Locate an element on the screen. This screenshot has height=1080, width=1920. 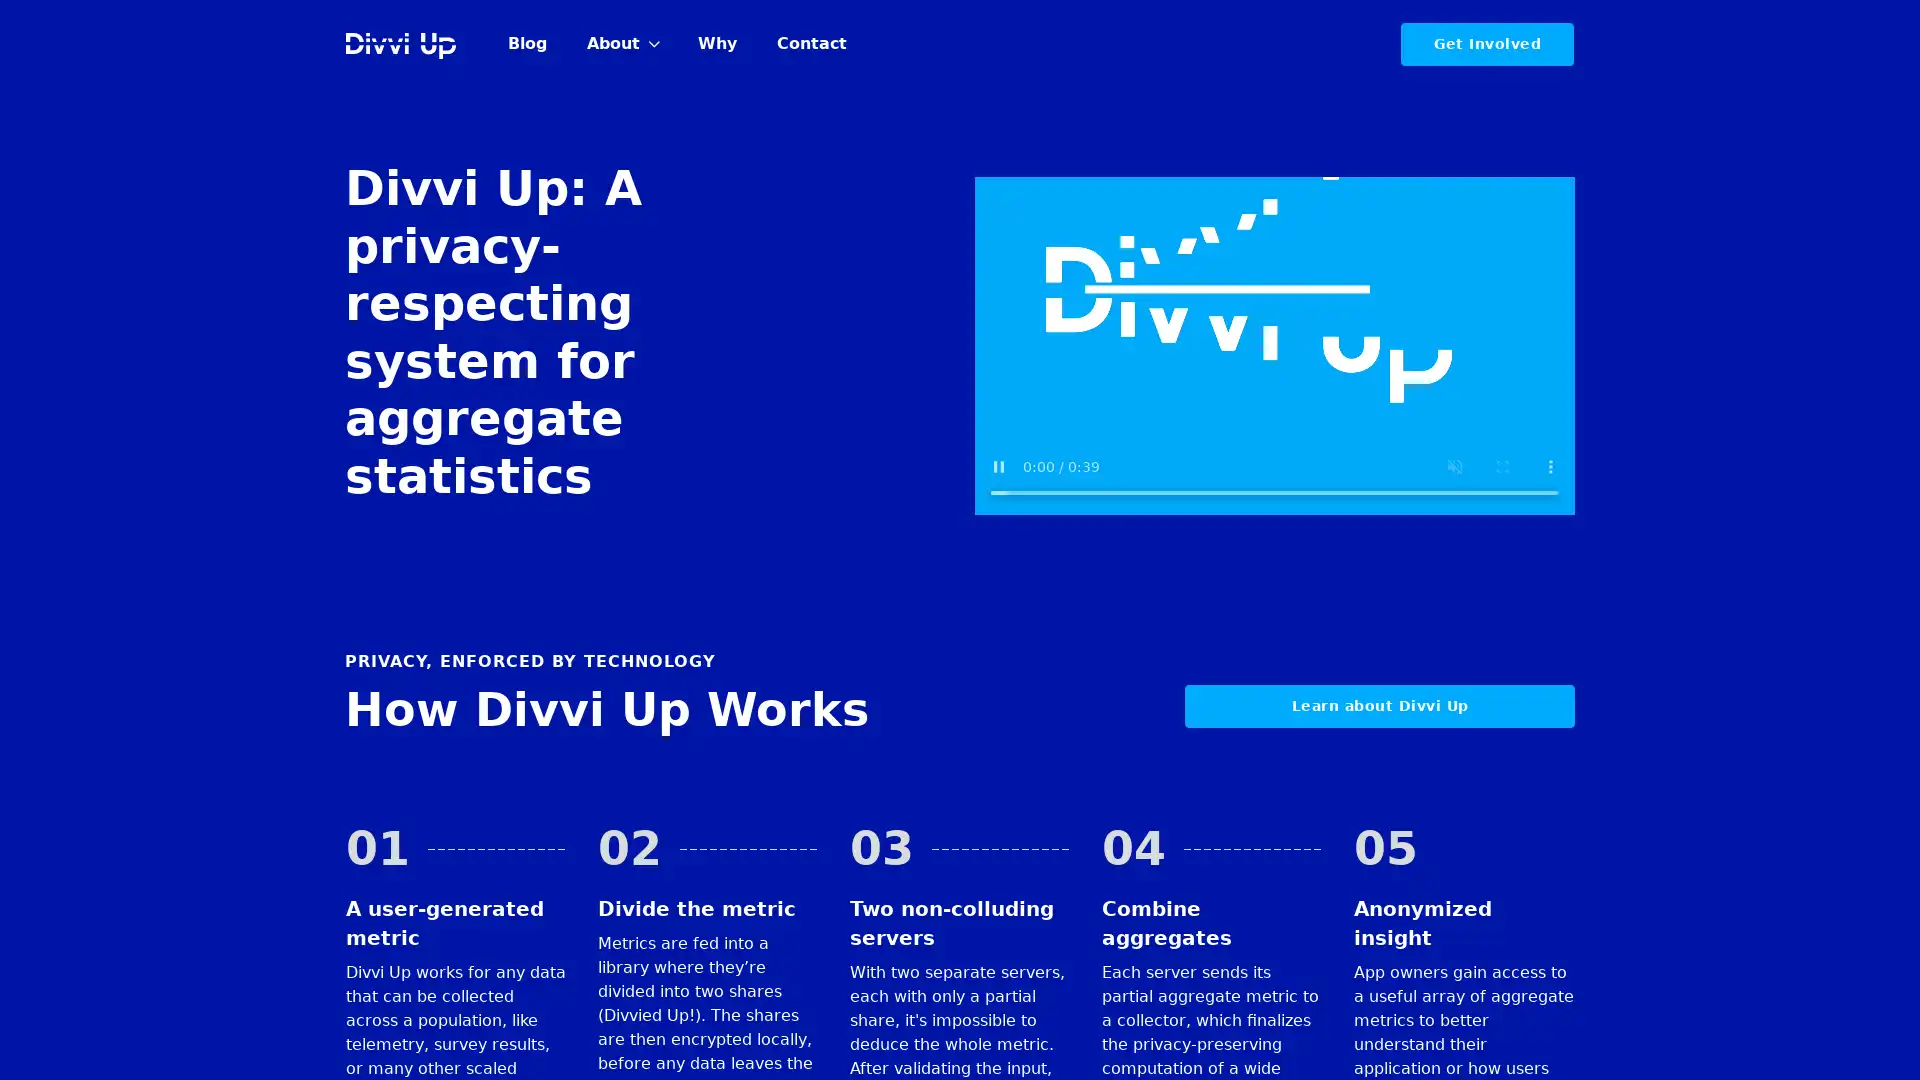
unmute is located at coordinates (1454, 466).